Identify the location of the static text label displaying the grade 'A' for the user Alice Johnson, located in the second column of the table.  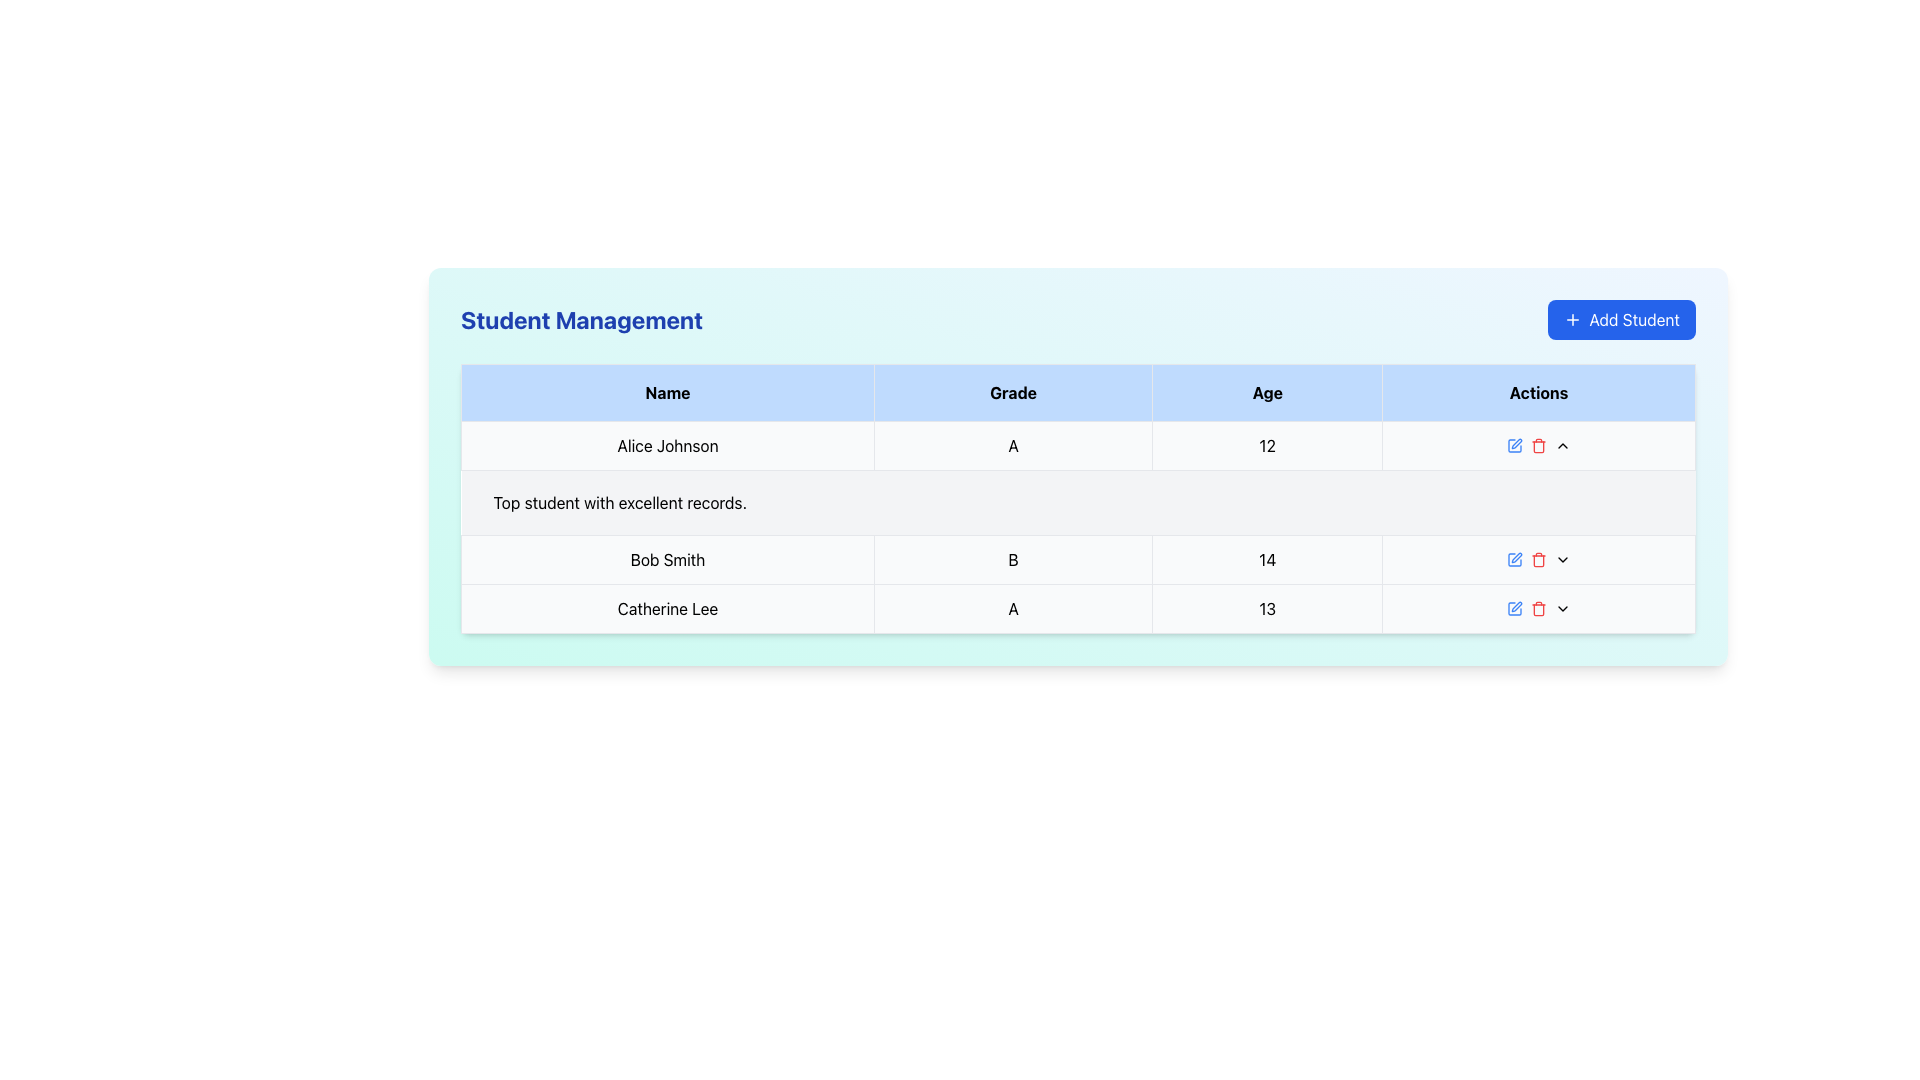
(1013, 445).